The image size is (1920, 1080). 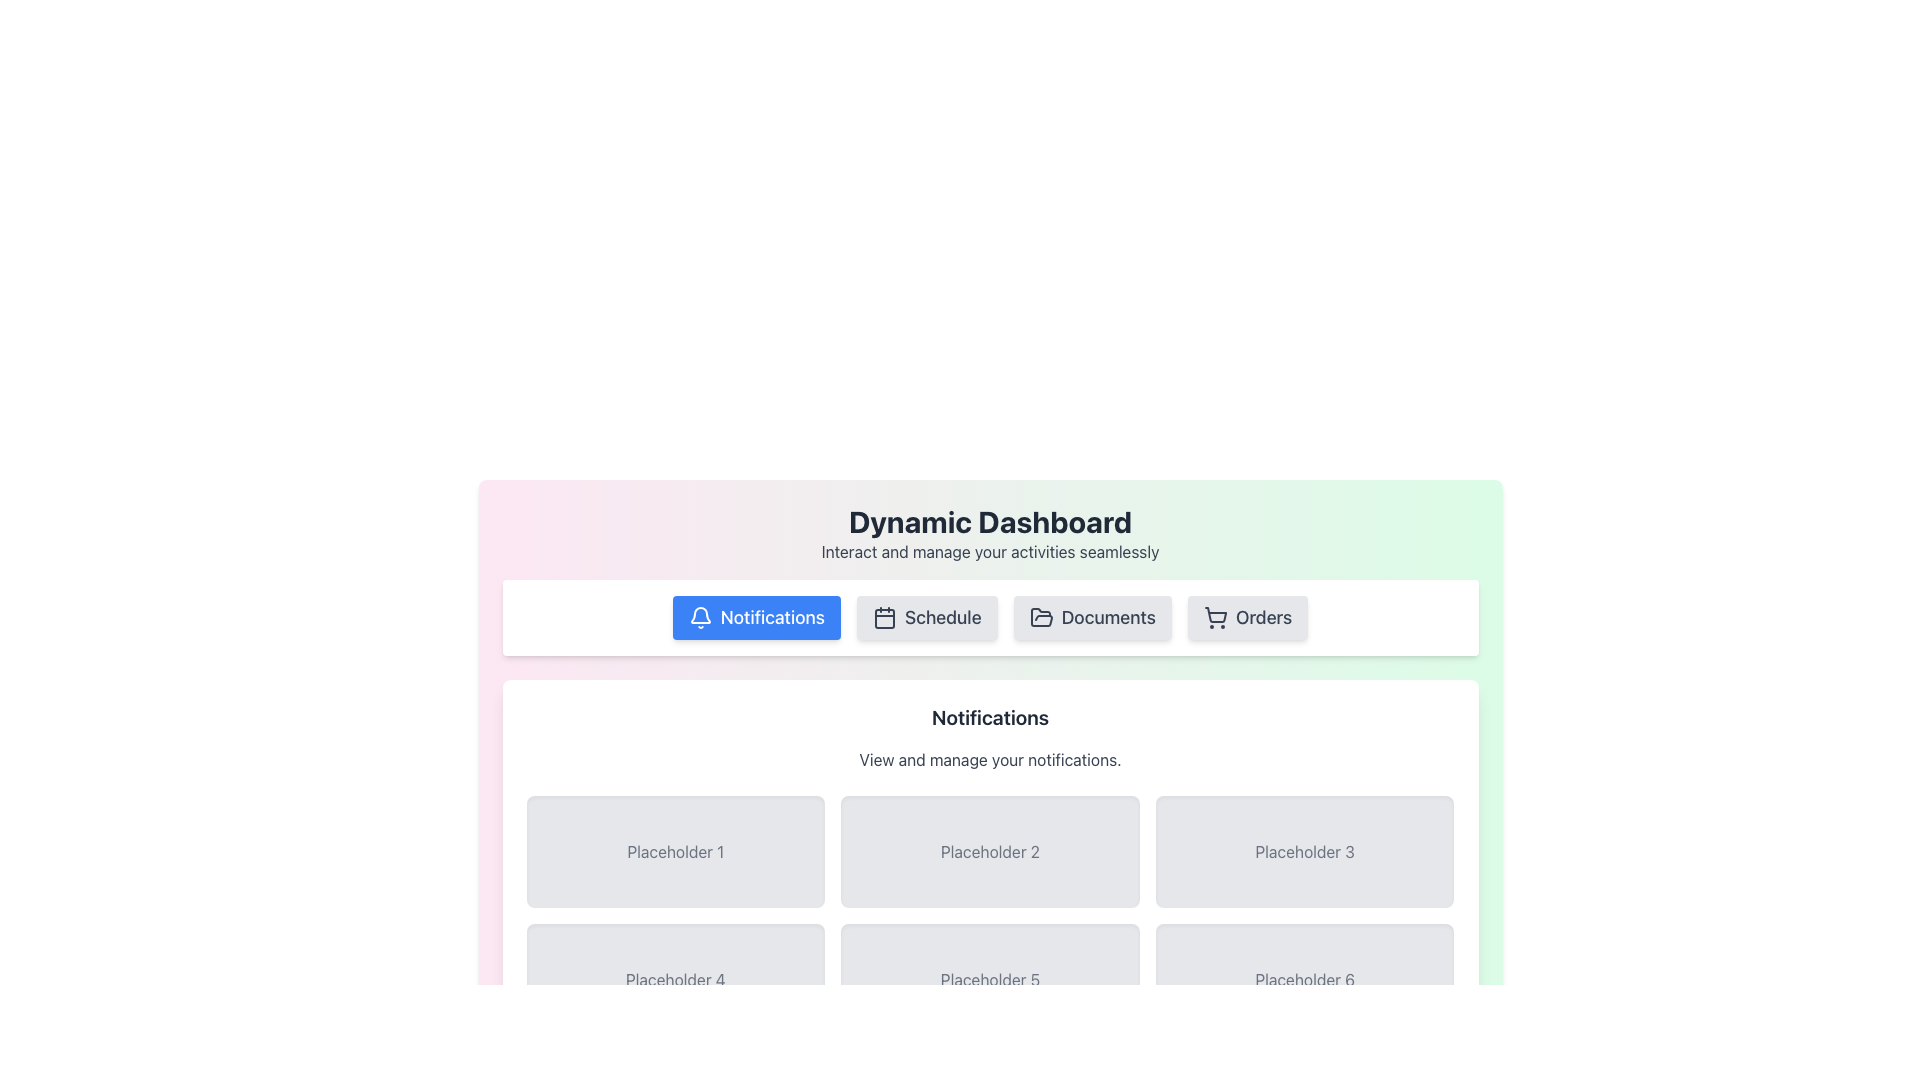 What do you see at coordinates (675, 978) in the screenshot?
I see `the static text label displaying 'Placeholder 4' which is located in the bottom-left quadrant of a grid and has a light gray background with rounded corners` at bounding box center [675, 978].